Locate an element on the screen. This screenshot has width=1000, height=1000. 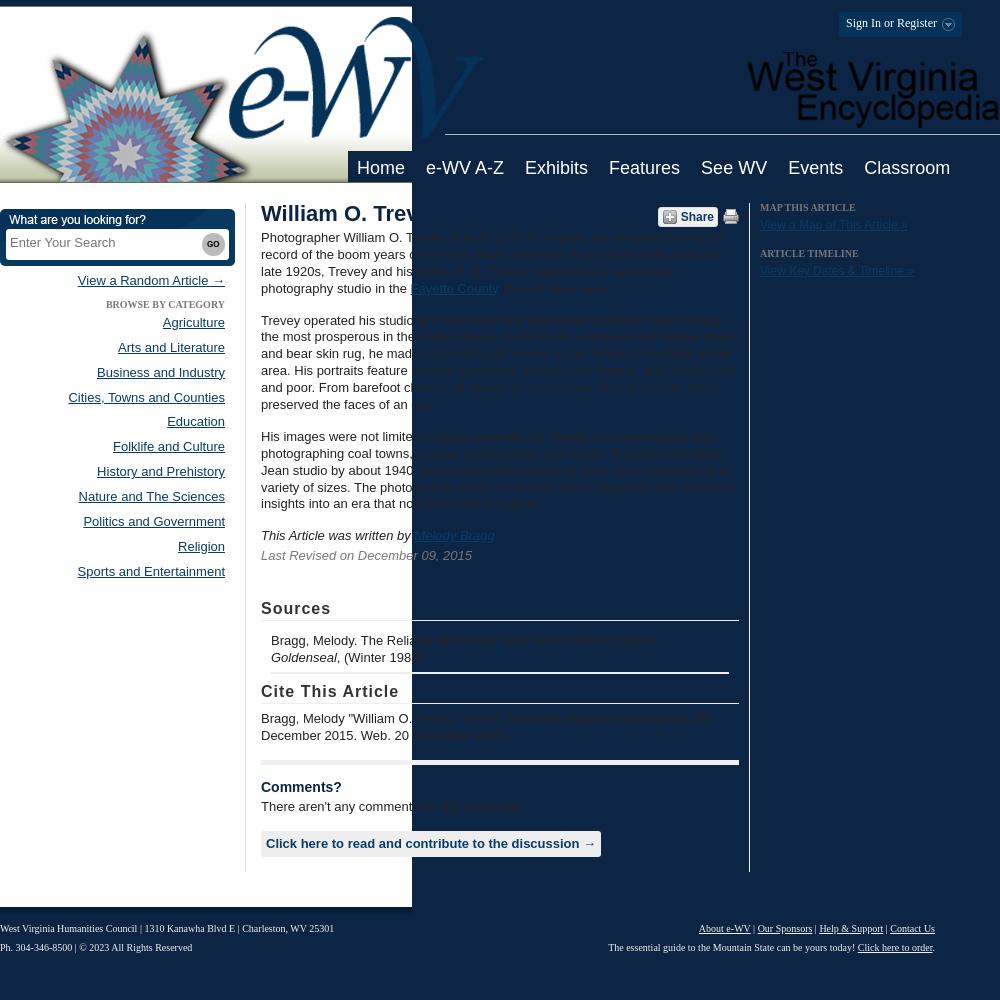
'Bragg, Melody
        "William O. Trevey." e-WV: The West Virginia Encyclopedia.
        
          09 December 2015.
        
        Web. 20 November 2023.' is located at coordinates (484, 725).